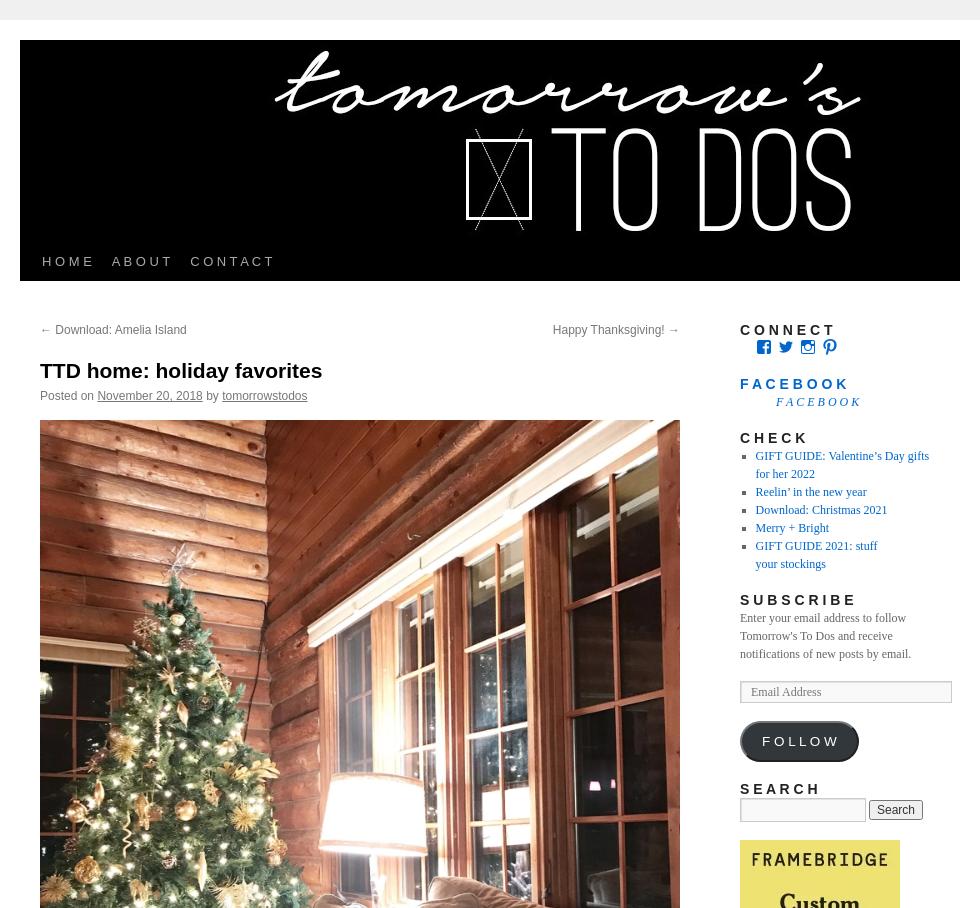 The width and height of the screenshot is (980, 908). I want to click on 'Download: Amelia Island', so click(118, 328).